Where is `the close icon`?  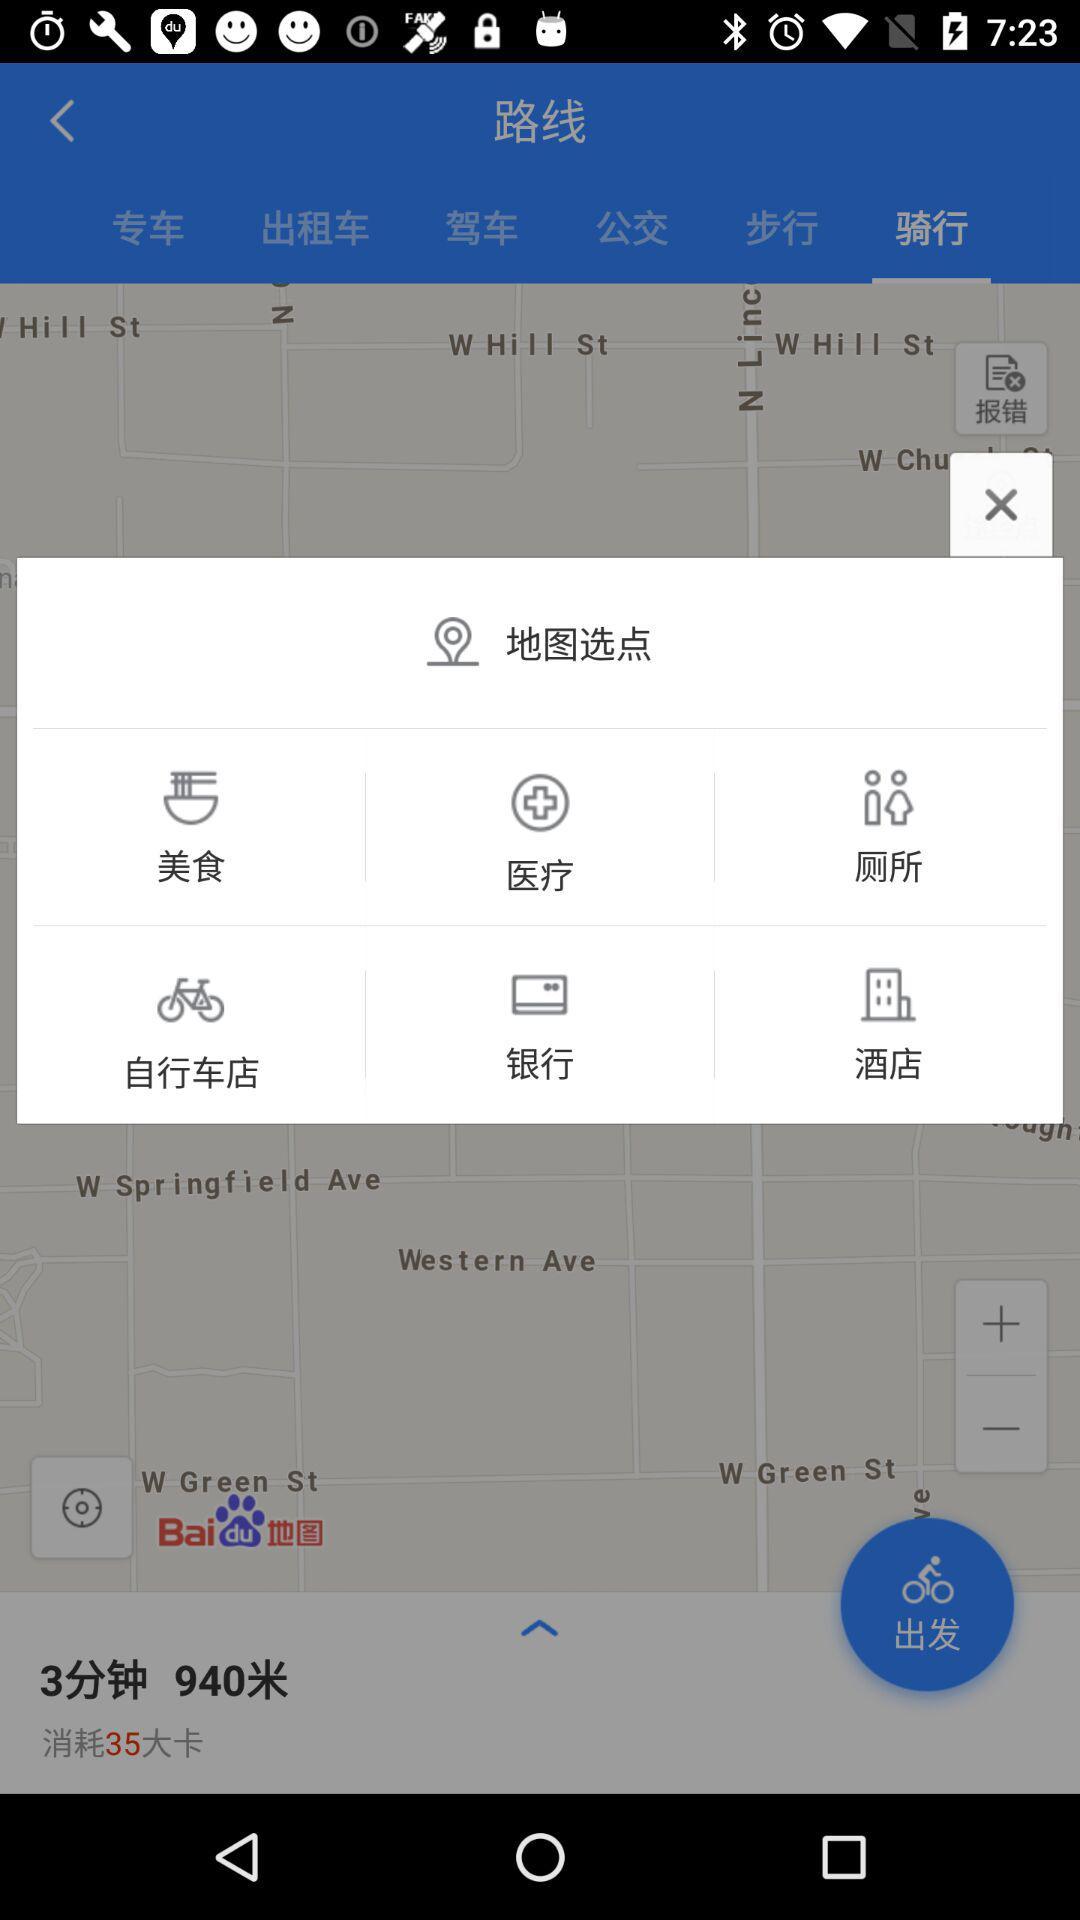 the close icon is located at coordinates (1001, 504).